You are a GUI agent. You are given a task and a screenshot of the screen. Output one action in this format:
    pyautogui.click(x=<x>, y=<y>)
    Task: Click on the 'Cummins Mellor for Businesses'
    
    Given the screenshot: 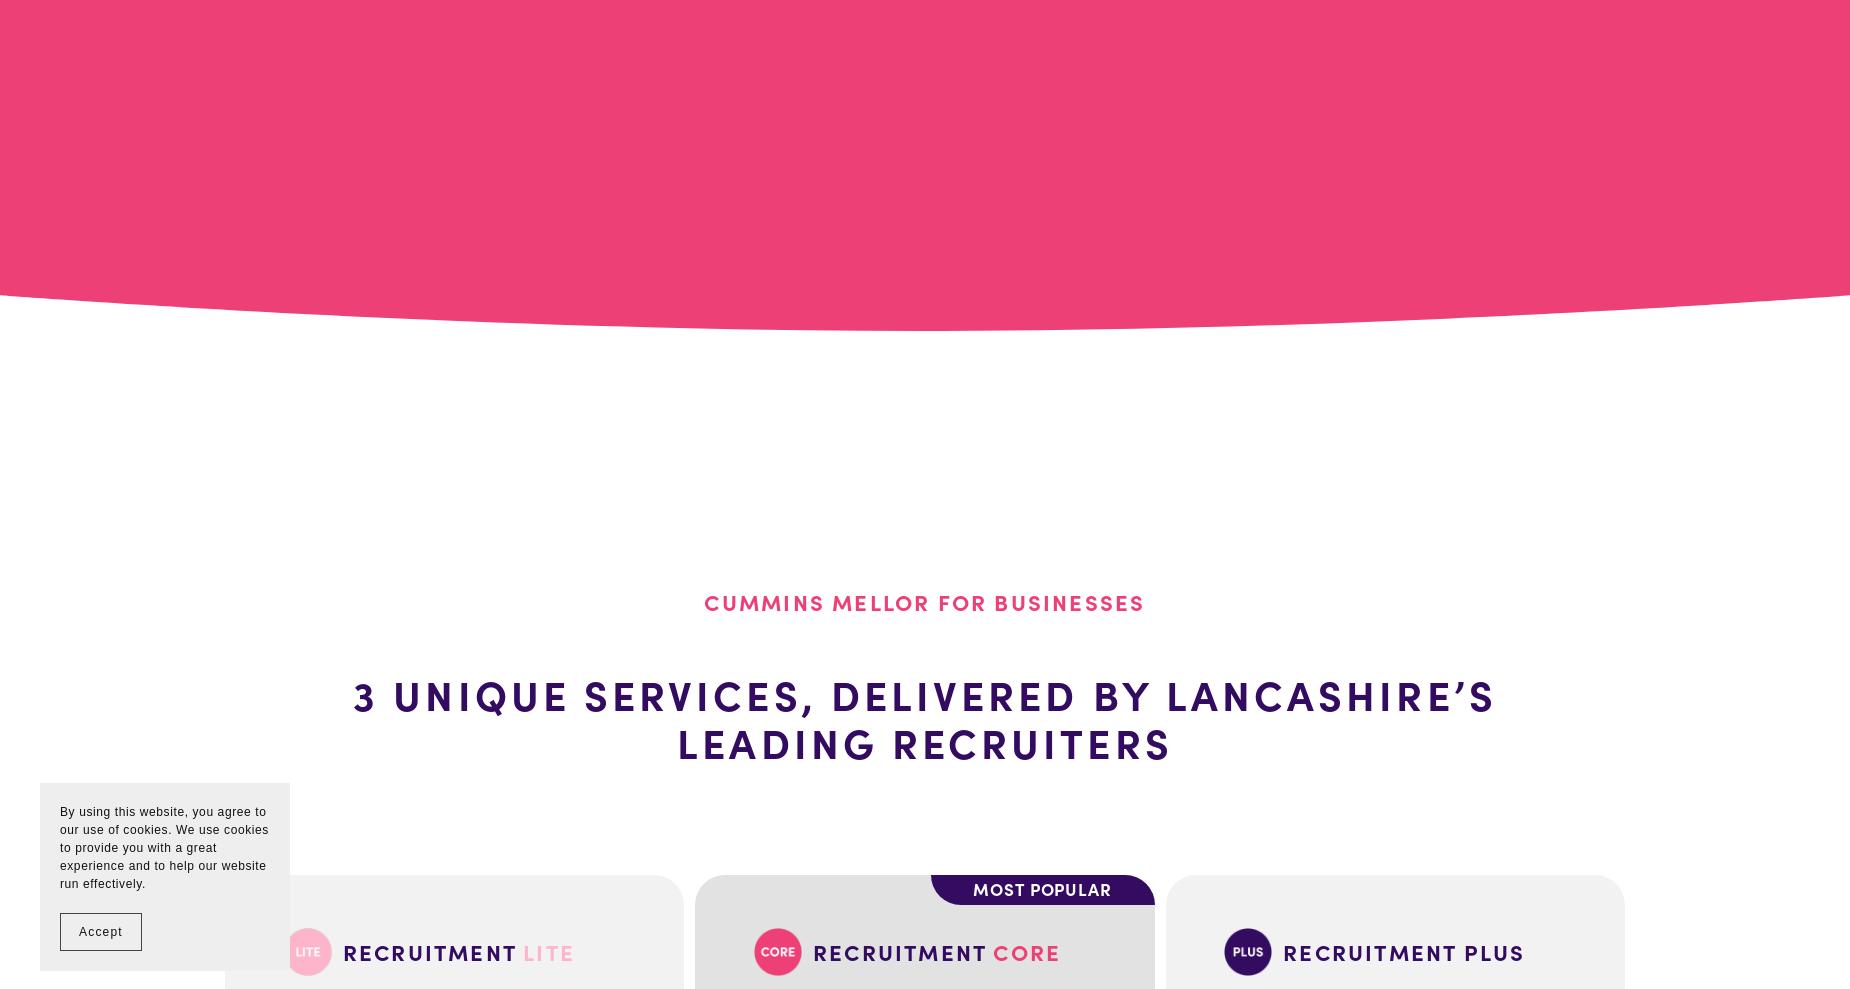 What is the action you would take?
    pyautogui.click(x=924, y=599)
    